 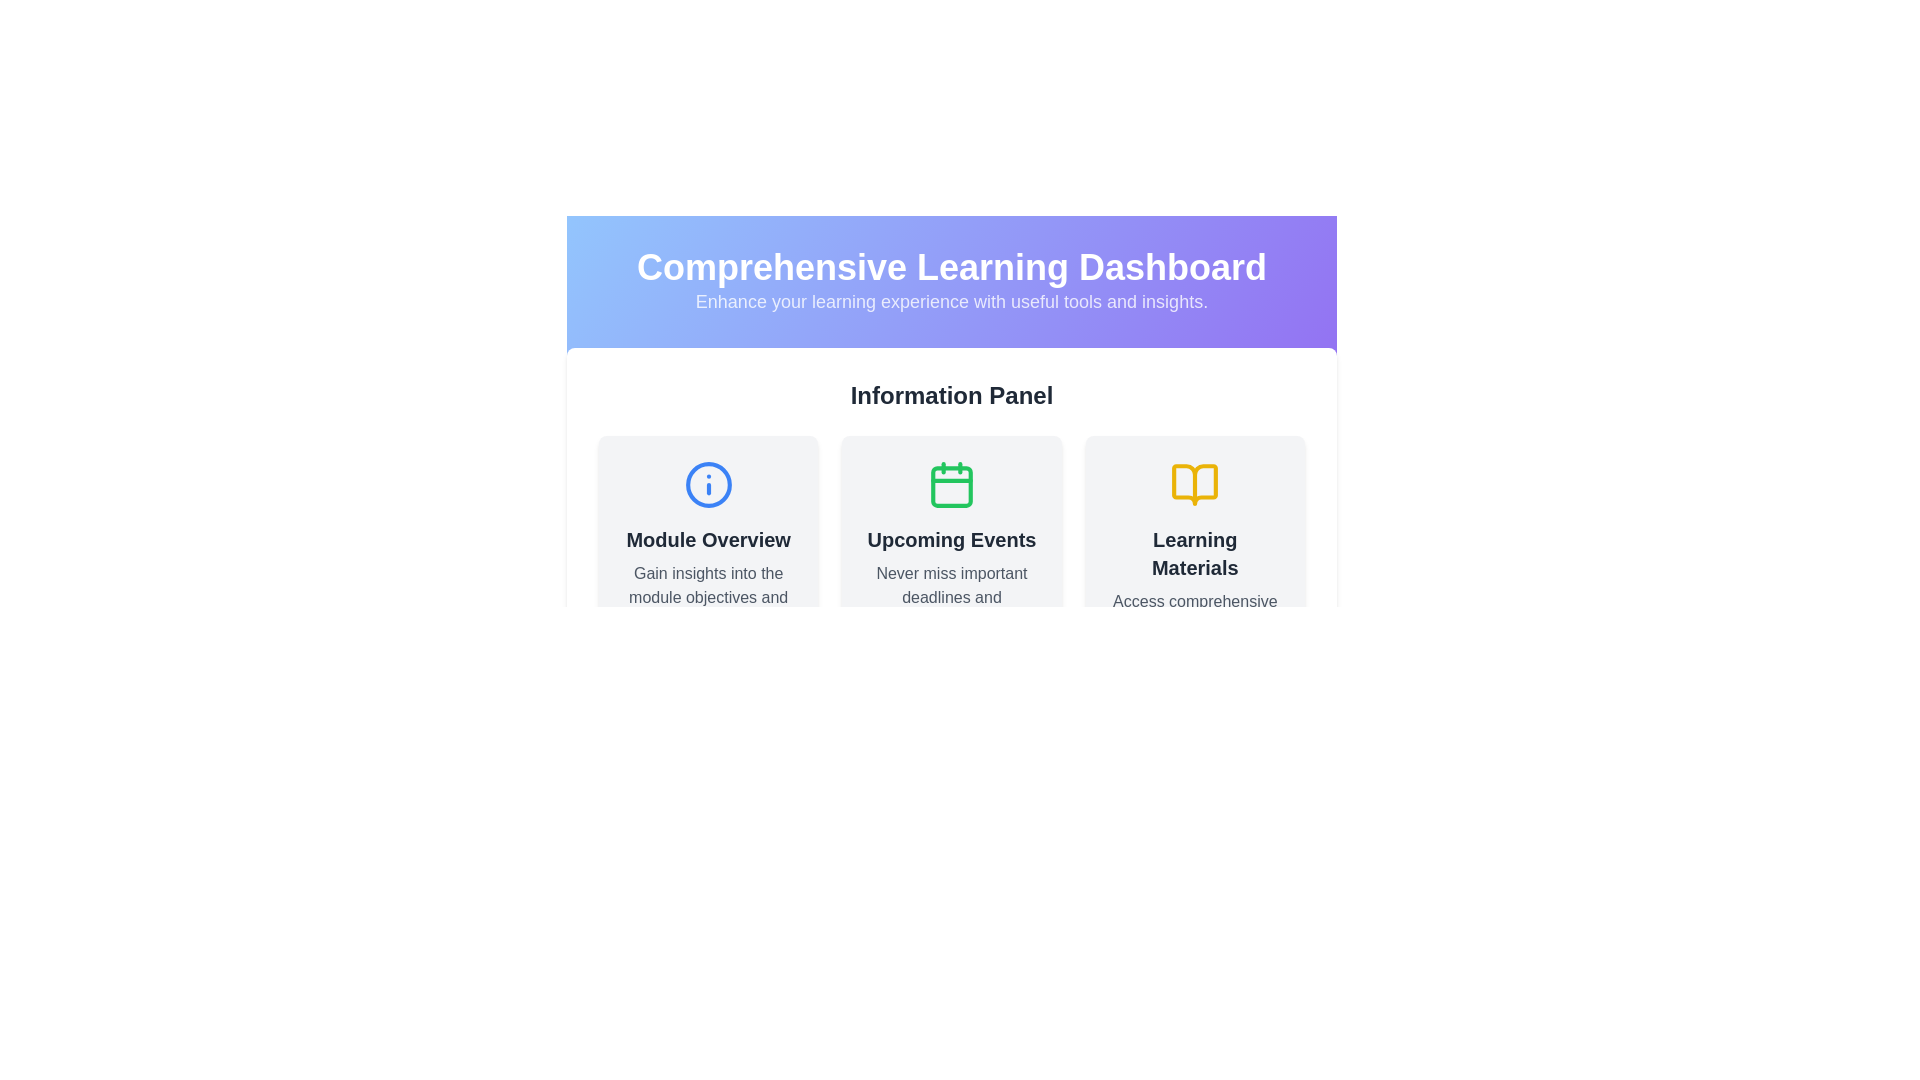 I want to click on the green calendar icon with a rounded rectangle outline and clips at the top, located in the 'Upcoming Events' section of the 'Information Panel', so click(x=950, y=485).